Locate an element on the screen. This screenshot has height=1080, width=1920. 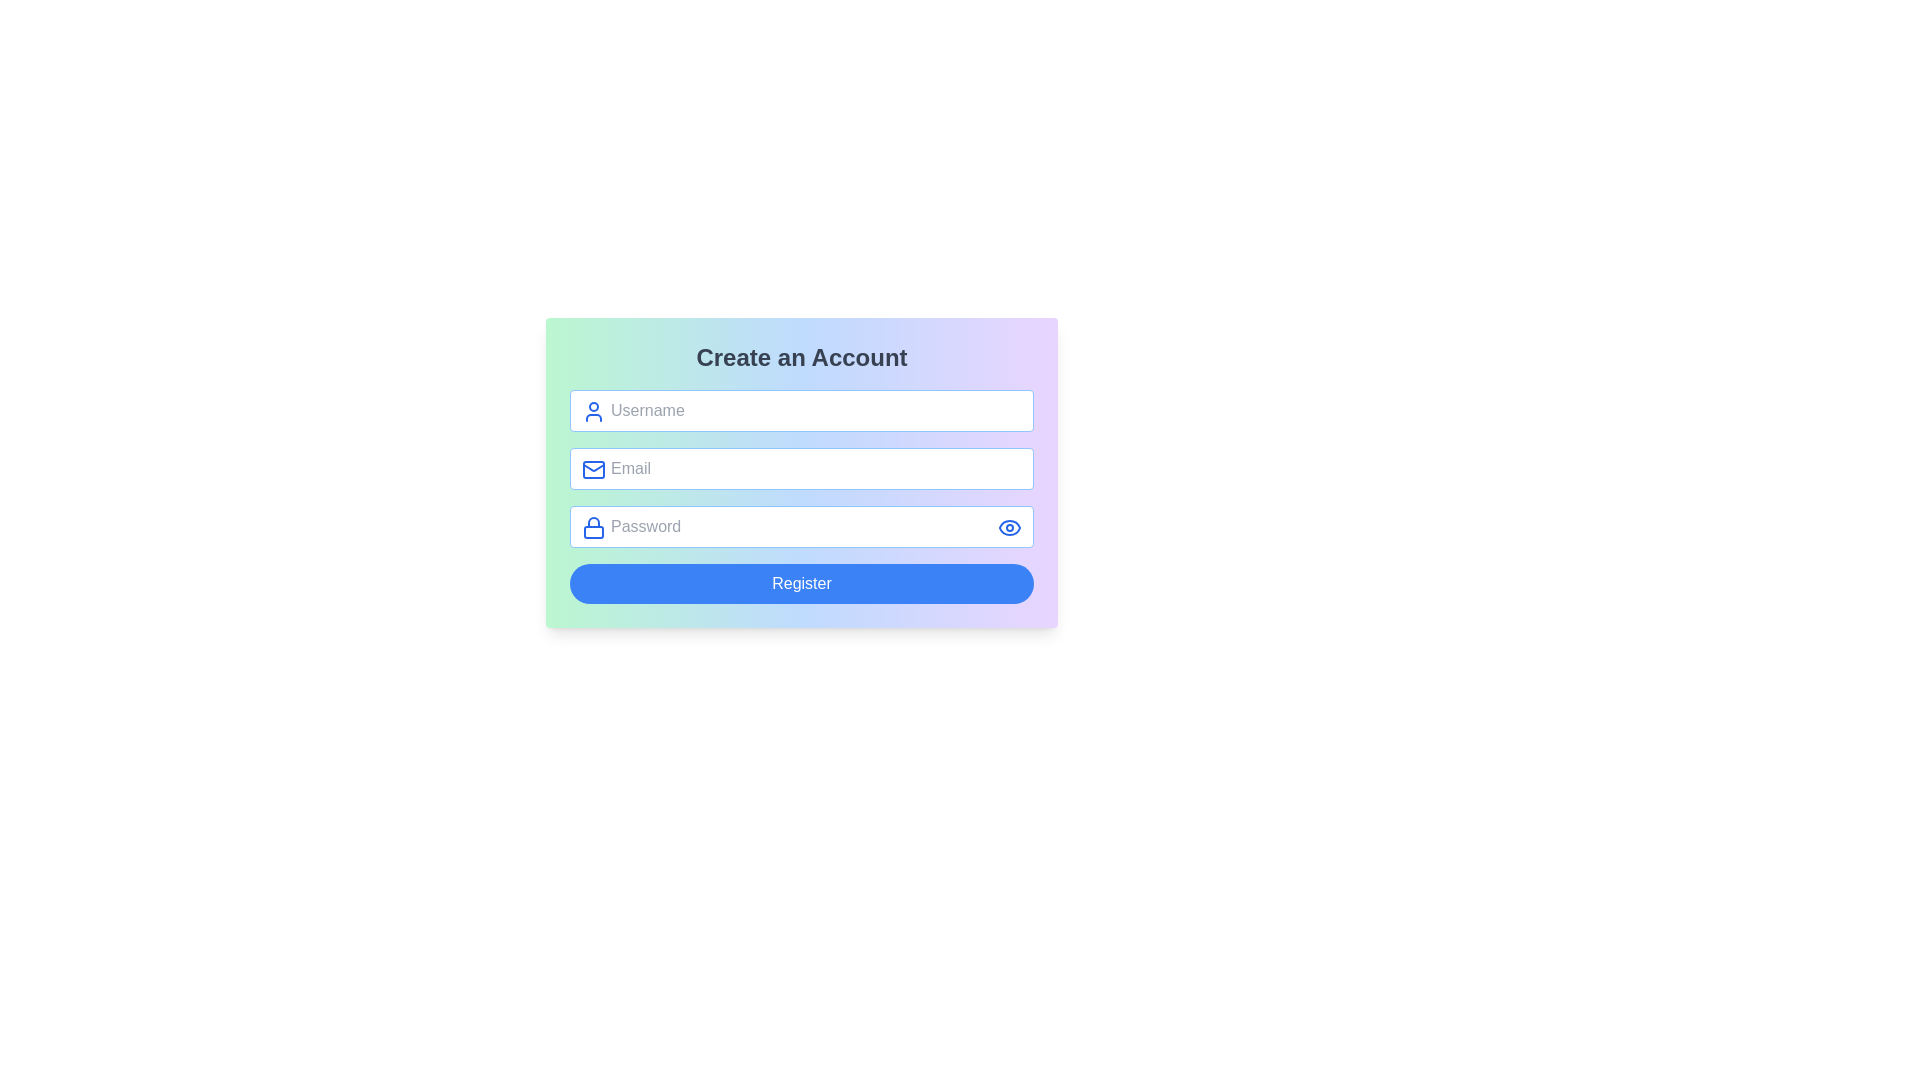
the top semicircular portion of the padlock icon, which is styled with blue lines and located to the left of the 'Password' input field is located at coordinates (593, 521).